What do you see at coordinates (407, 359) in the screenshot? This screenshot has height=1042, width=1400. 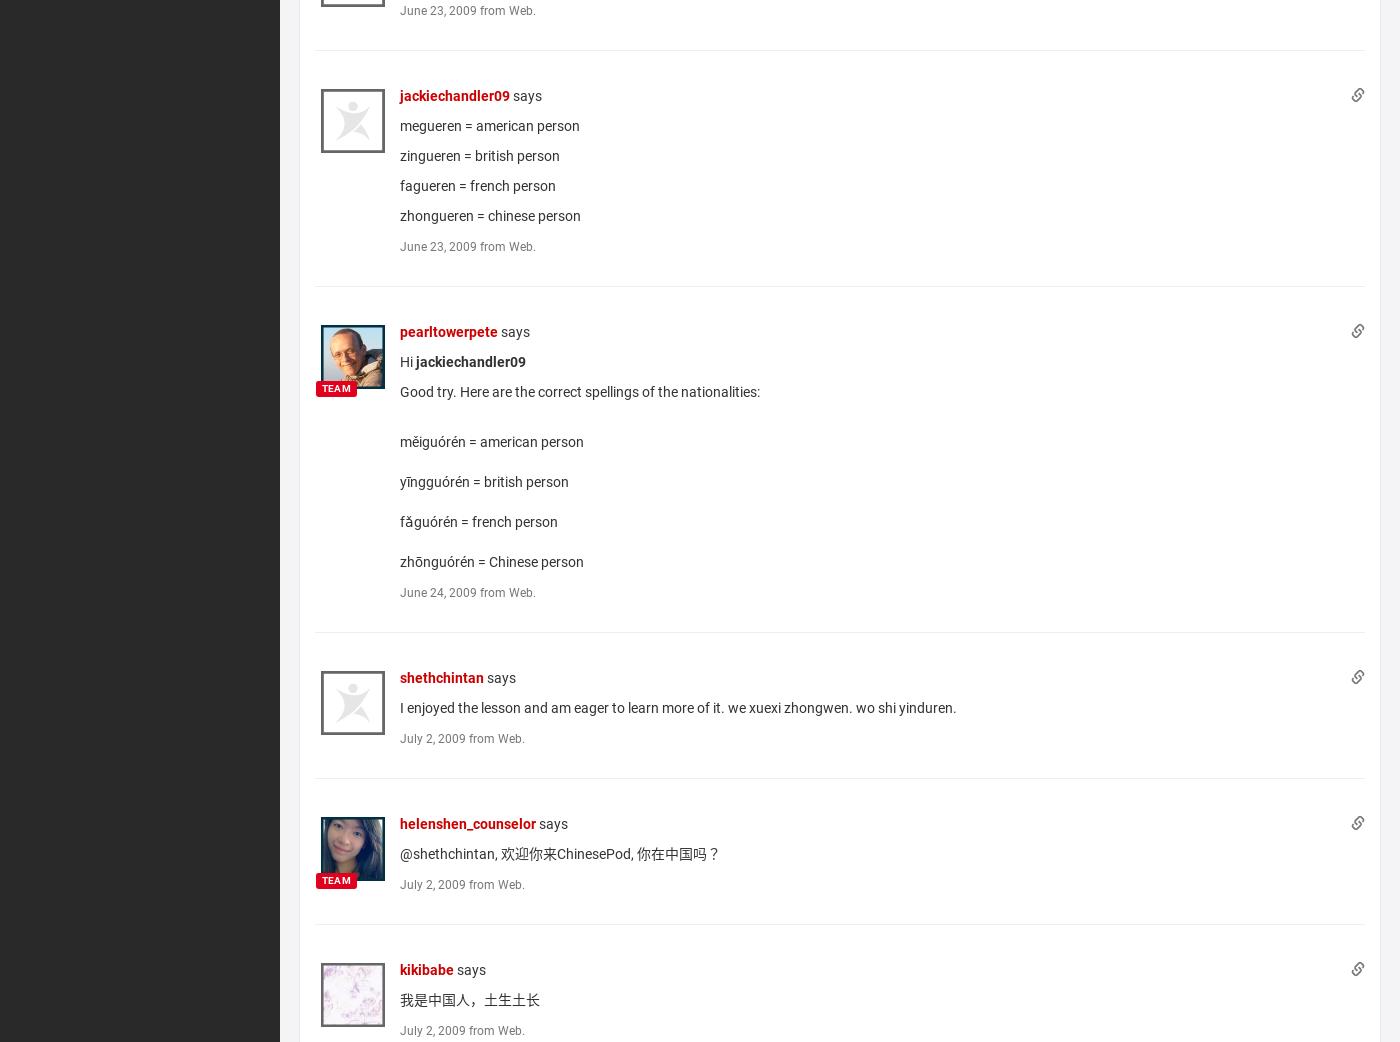 I see `'Hi'` at bounding box center [407, 359].